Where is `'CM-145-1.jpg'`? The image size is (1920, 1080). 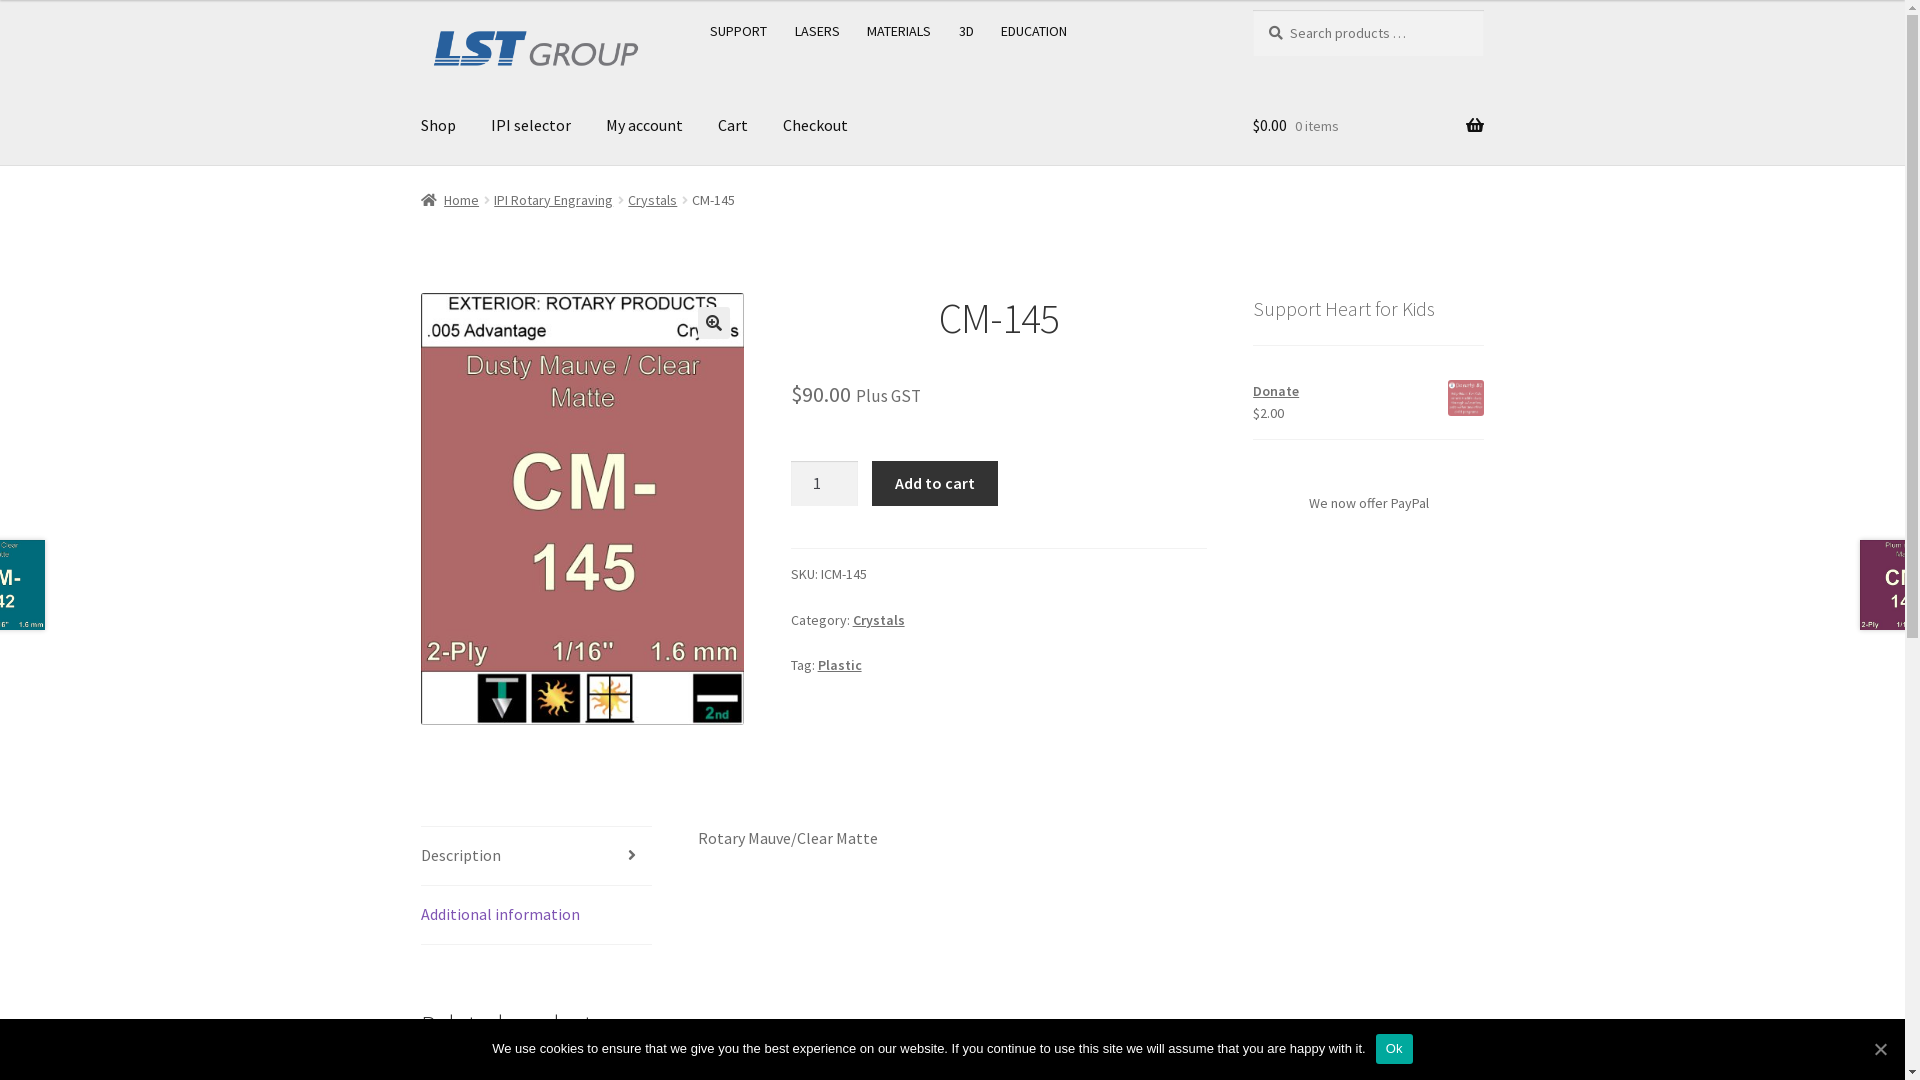
'CM-145-1.jpg' is located at coordinates (581, 508).